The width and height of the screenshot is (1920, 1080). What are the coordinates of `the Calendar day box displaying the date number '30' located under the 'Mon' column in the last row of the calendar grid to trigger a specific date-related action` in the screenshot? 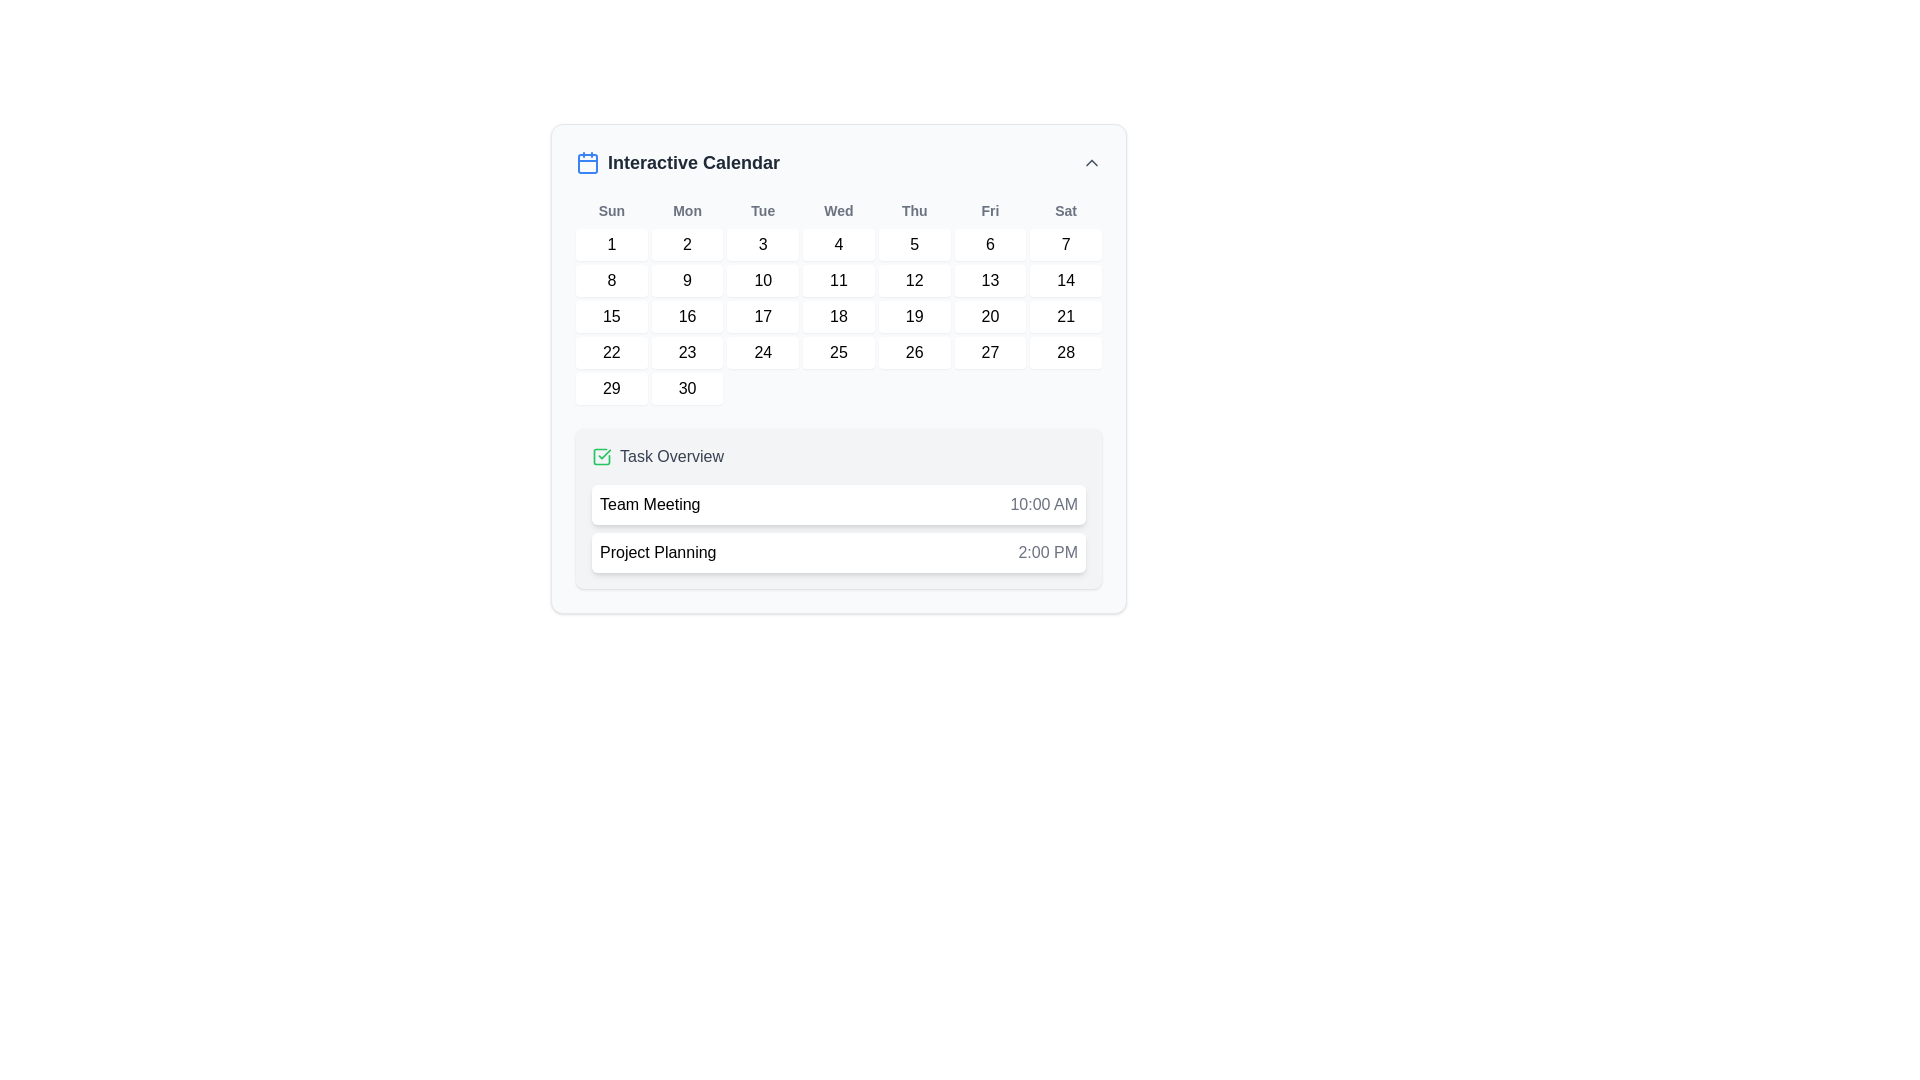 It's located at (687, 389).